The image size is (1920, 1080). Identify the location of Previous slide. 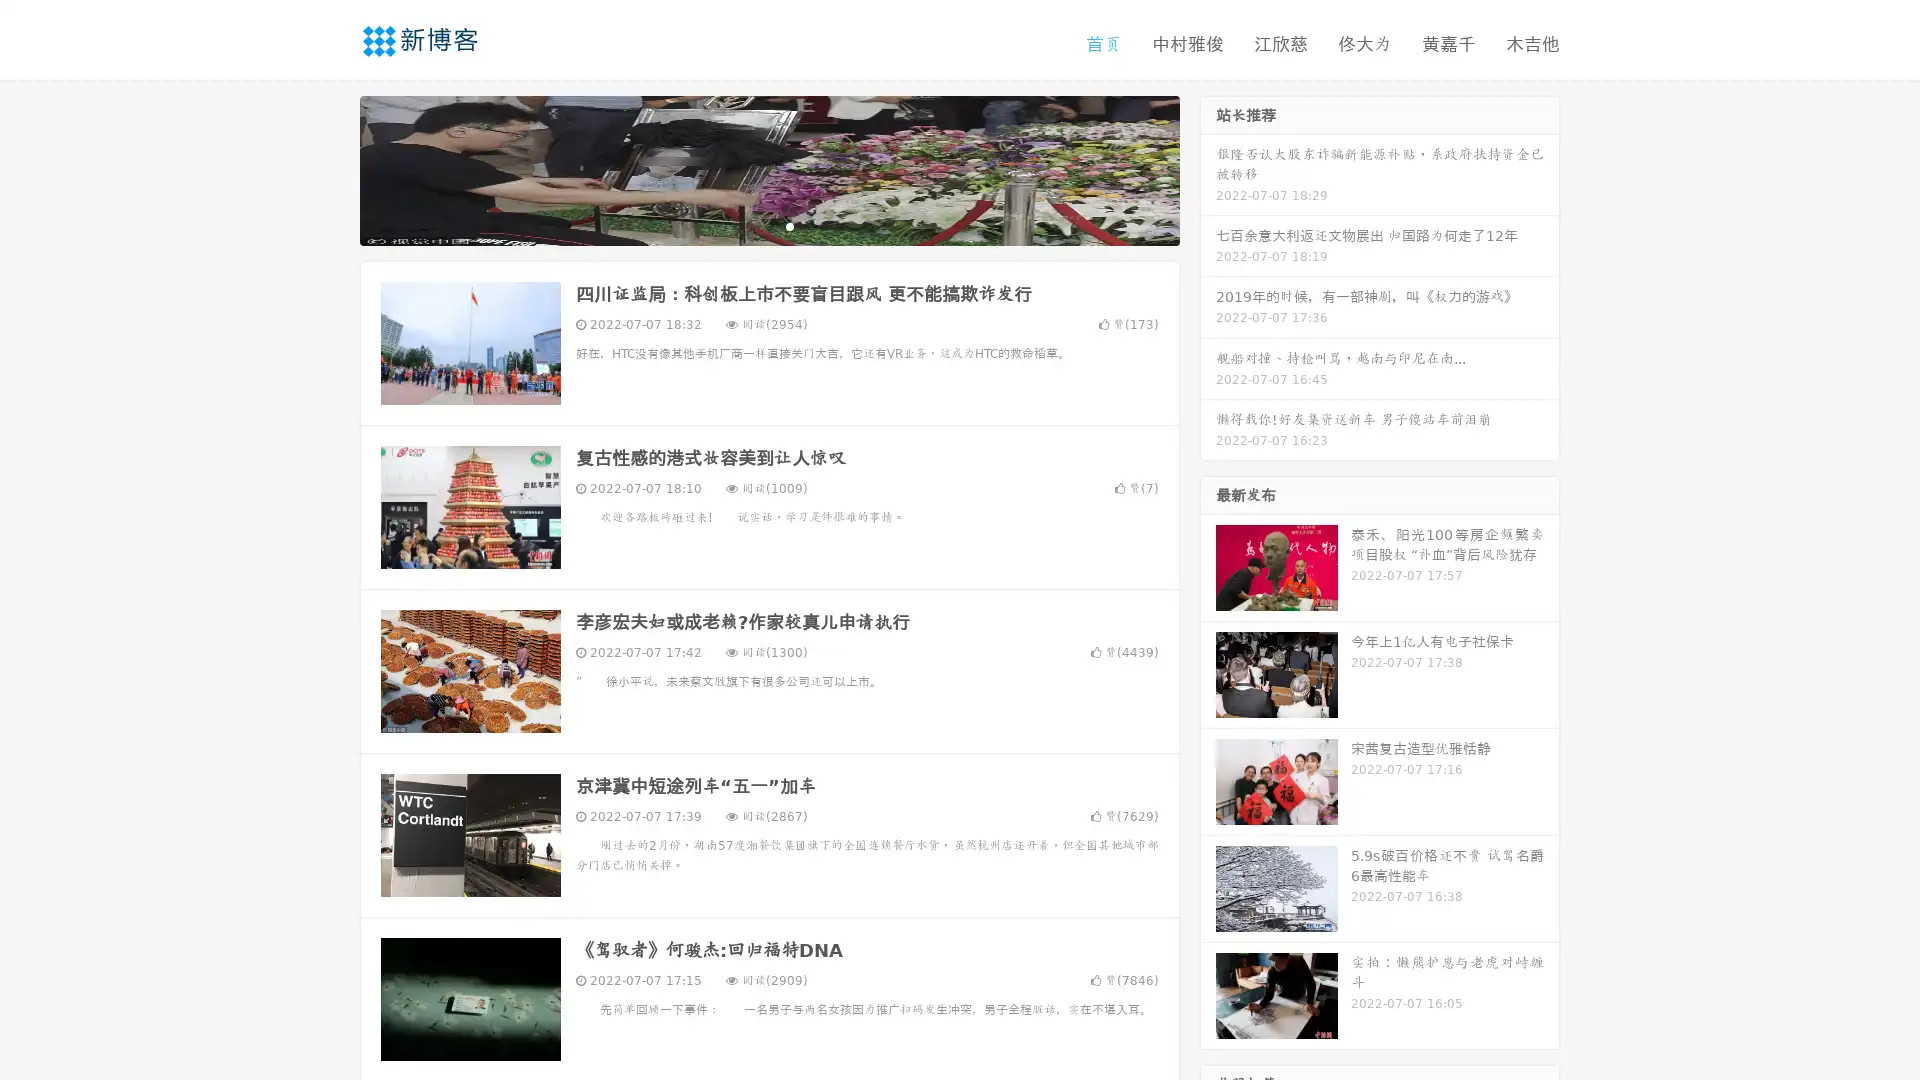
(330, 168).